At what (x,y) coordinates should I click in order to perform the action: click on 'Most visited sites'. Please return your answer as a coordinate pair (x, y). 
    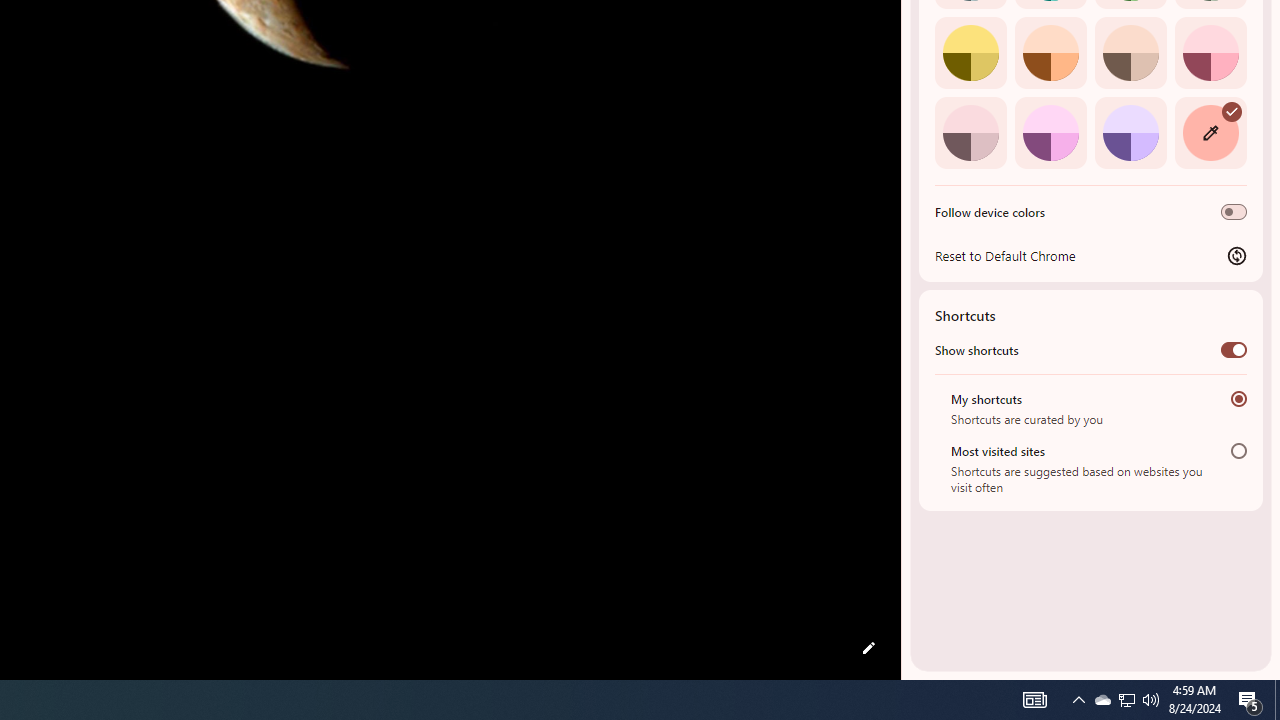
    Looking at the image, I should click on (1238, 450).